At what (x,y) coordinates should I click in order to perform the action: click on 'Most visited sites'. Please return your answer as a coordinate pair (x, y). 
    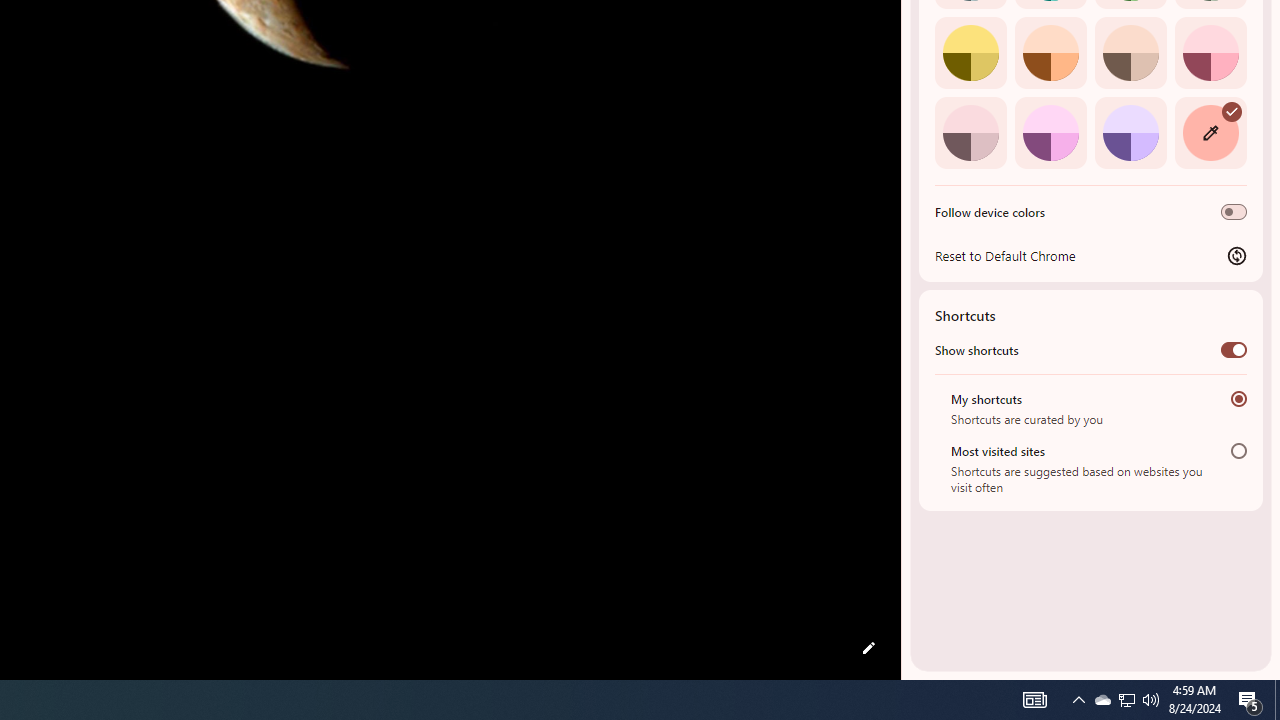
    Looking at the image, I should click on (1238, 450).